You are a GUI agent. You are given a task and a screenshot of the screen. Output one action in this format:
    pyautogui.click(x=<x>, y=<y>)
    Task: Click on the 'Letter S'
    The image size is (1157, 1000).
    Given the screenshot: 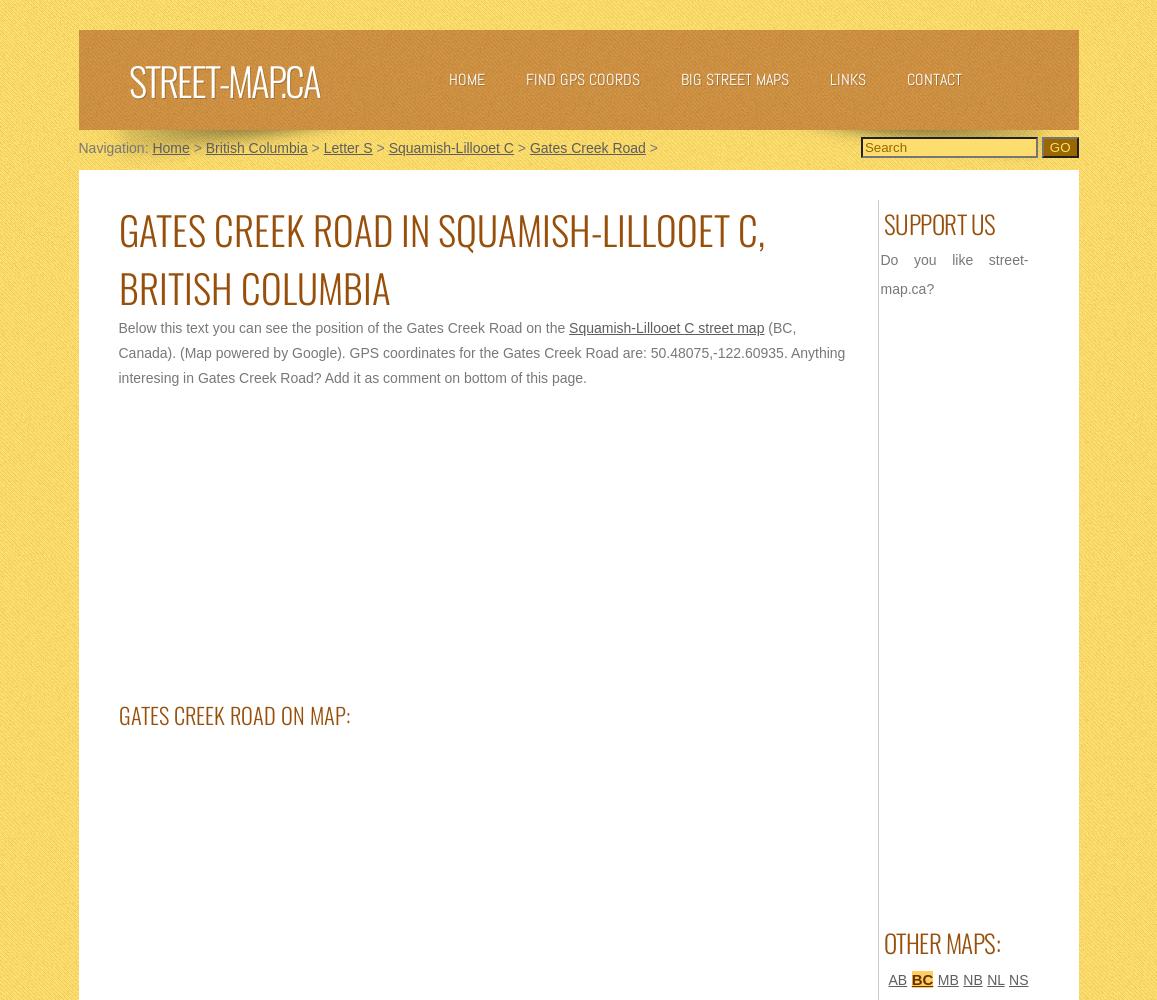 What is the action you would take?
    pyautogui.click(x=347, y=148)
    